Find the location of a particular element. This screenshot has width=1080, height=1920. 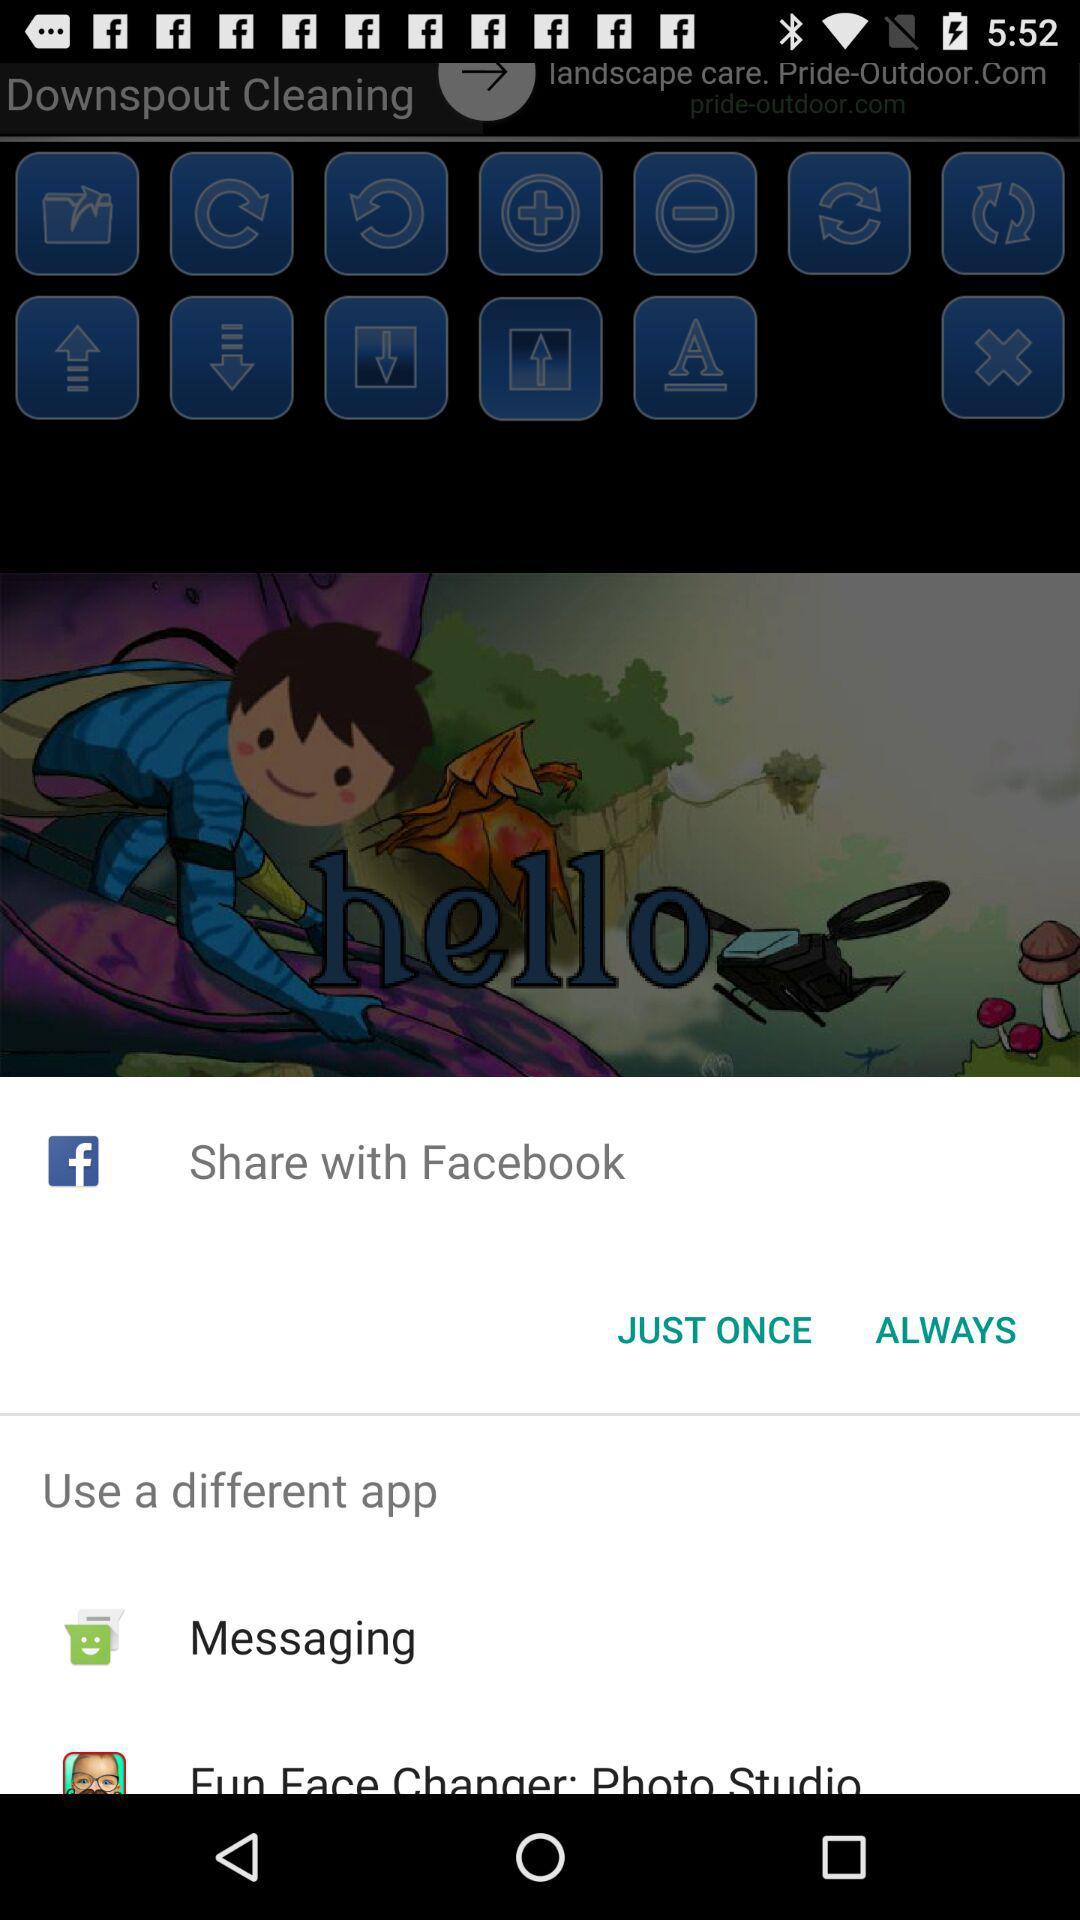

the app below share with facebook item is located at coordinates (945, 1329).